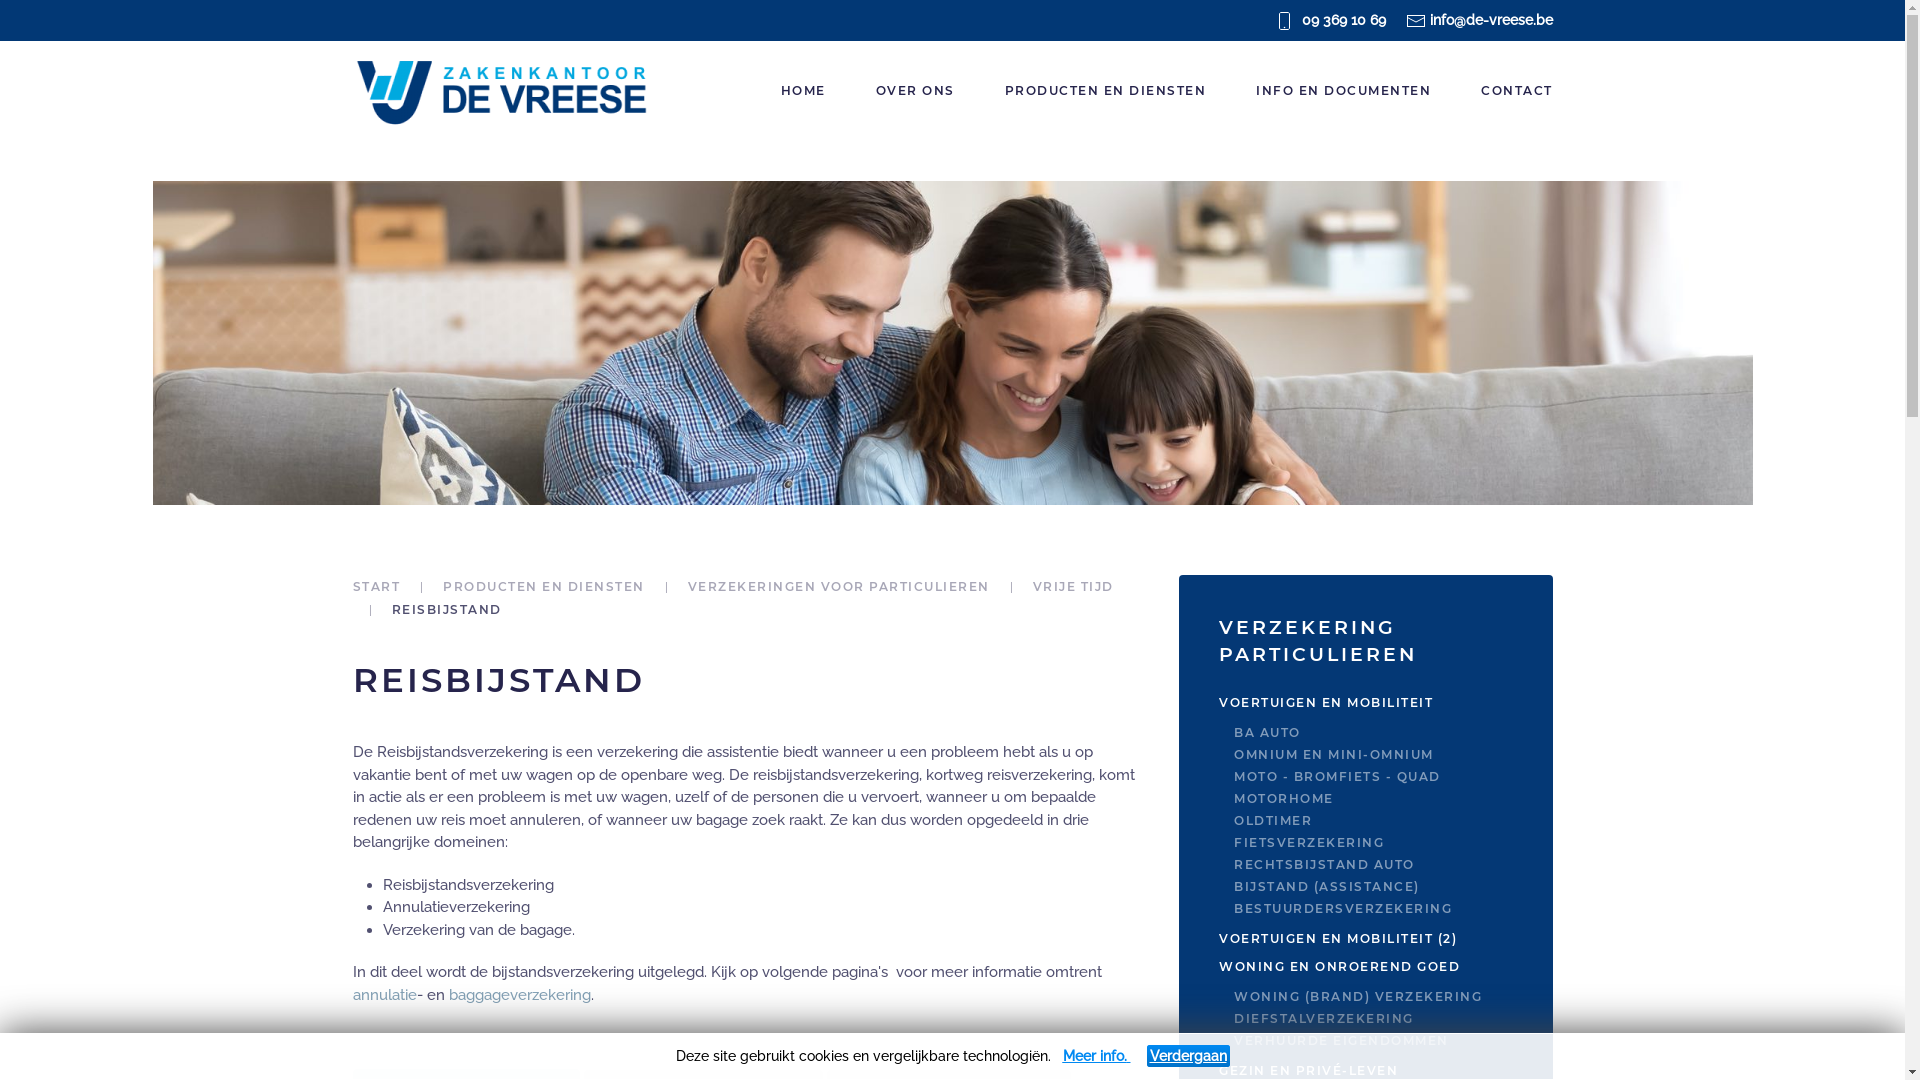 The image size is (1920, 1080). I want to click on 'VRIJE TIJD', so click(1032, 585).